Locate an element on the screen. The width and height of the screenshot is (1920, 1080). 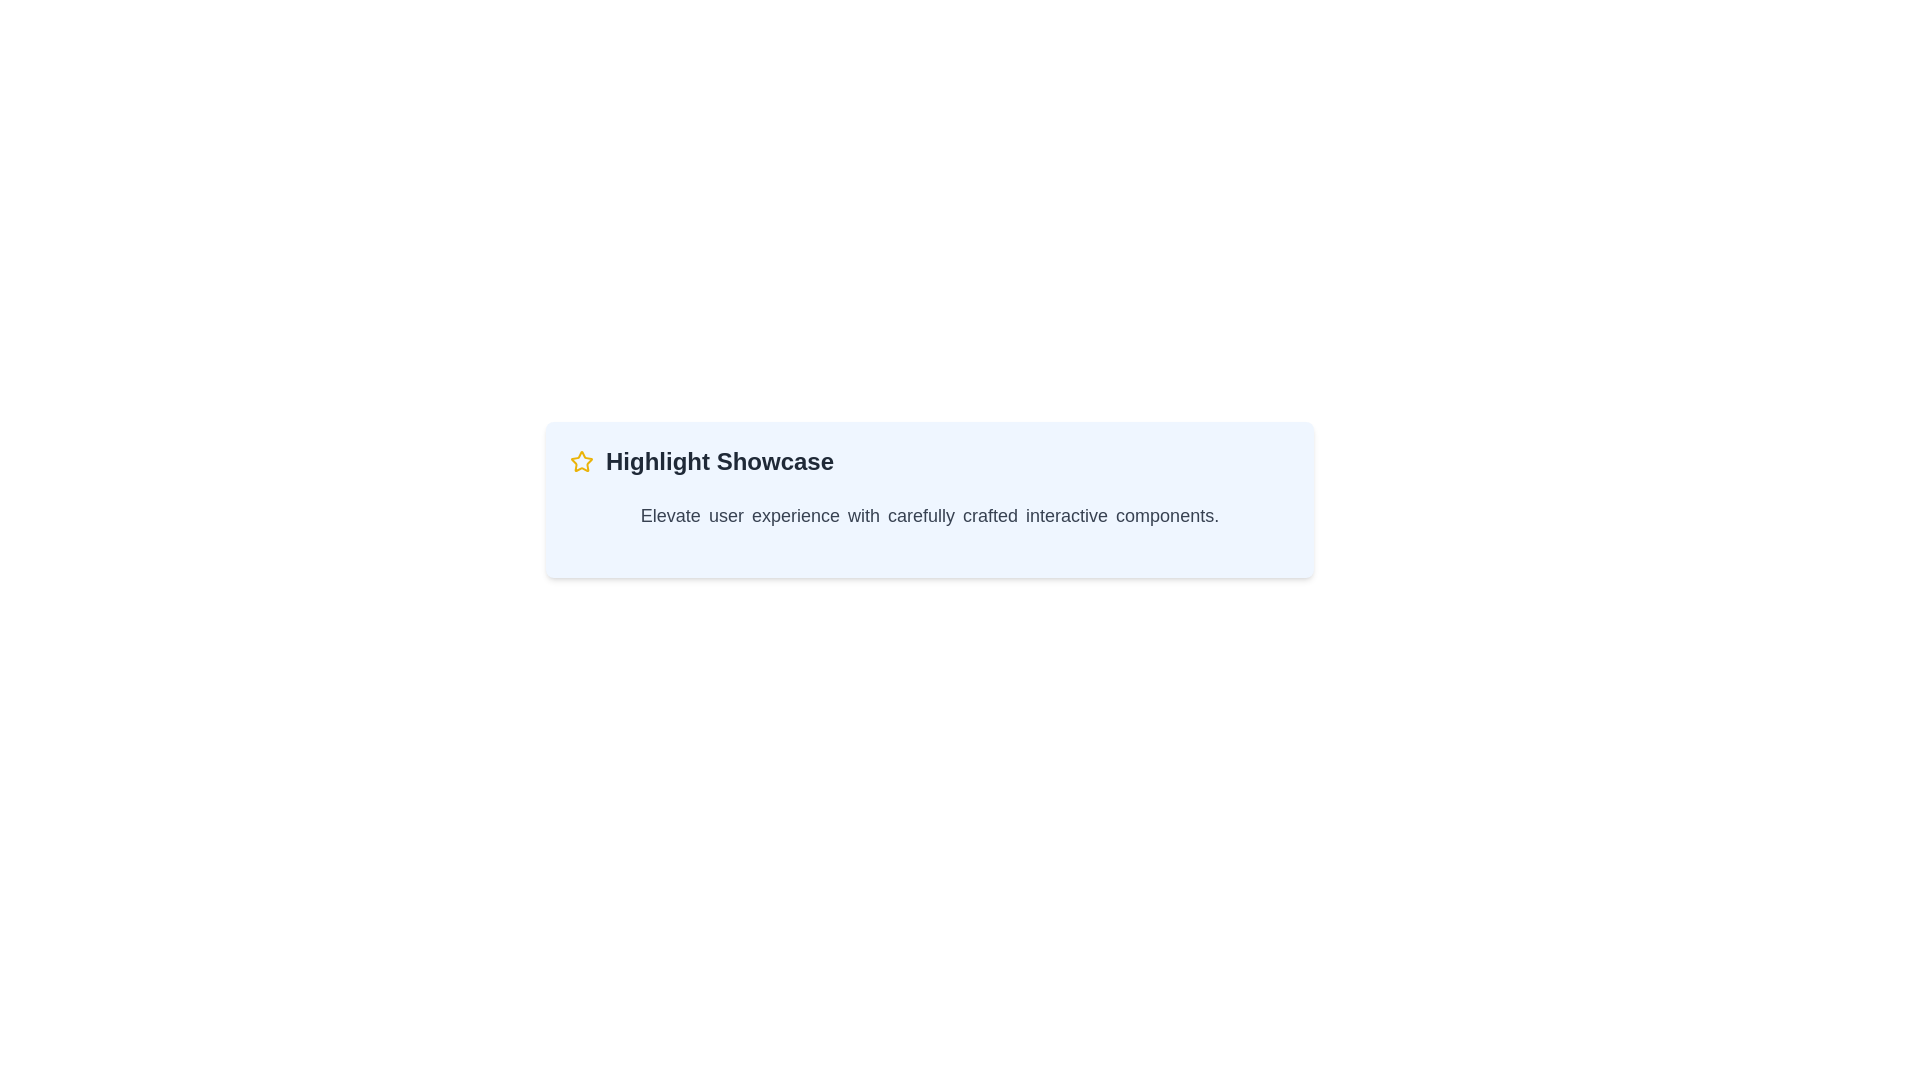
the sixth word in the sentence within the centered box, which follows 'carefully' and precedes 'interactive' is located at coordinates (990, 515).